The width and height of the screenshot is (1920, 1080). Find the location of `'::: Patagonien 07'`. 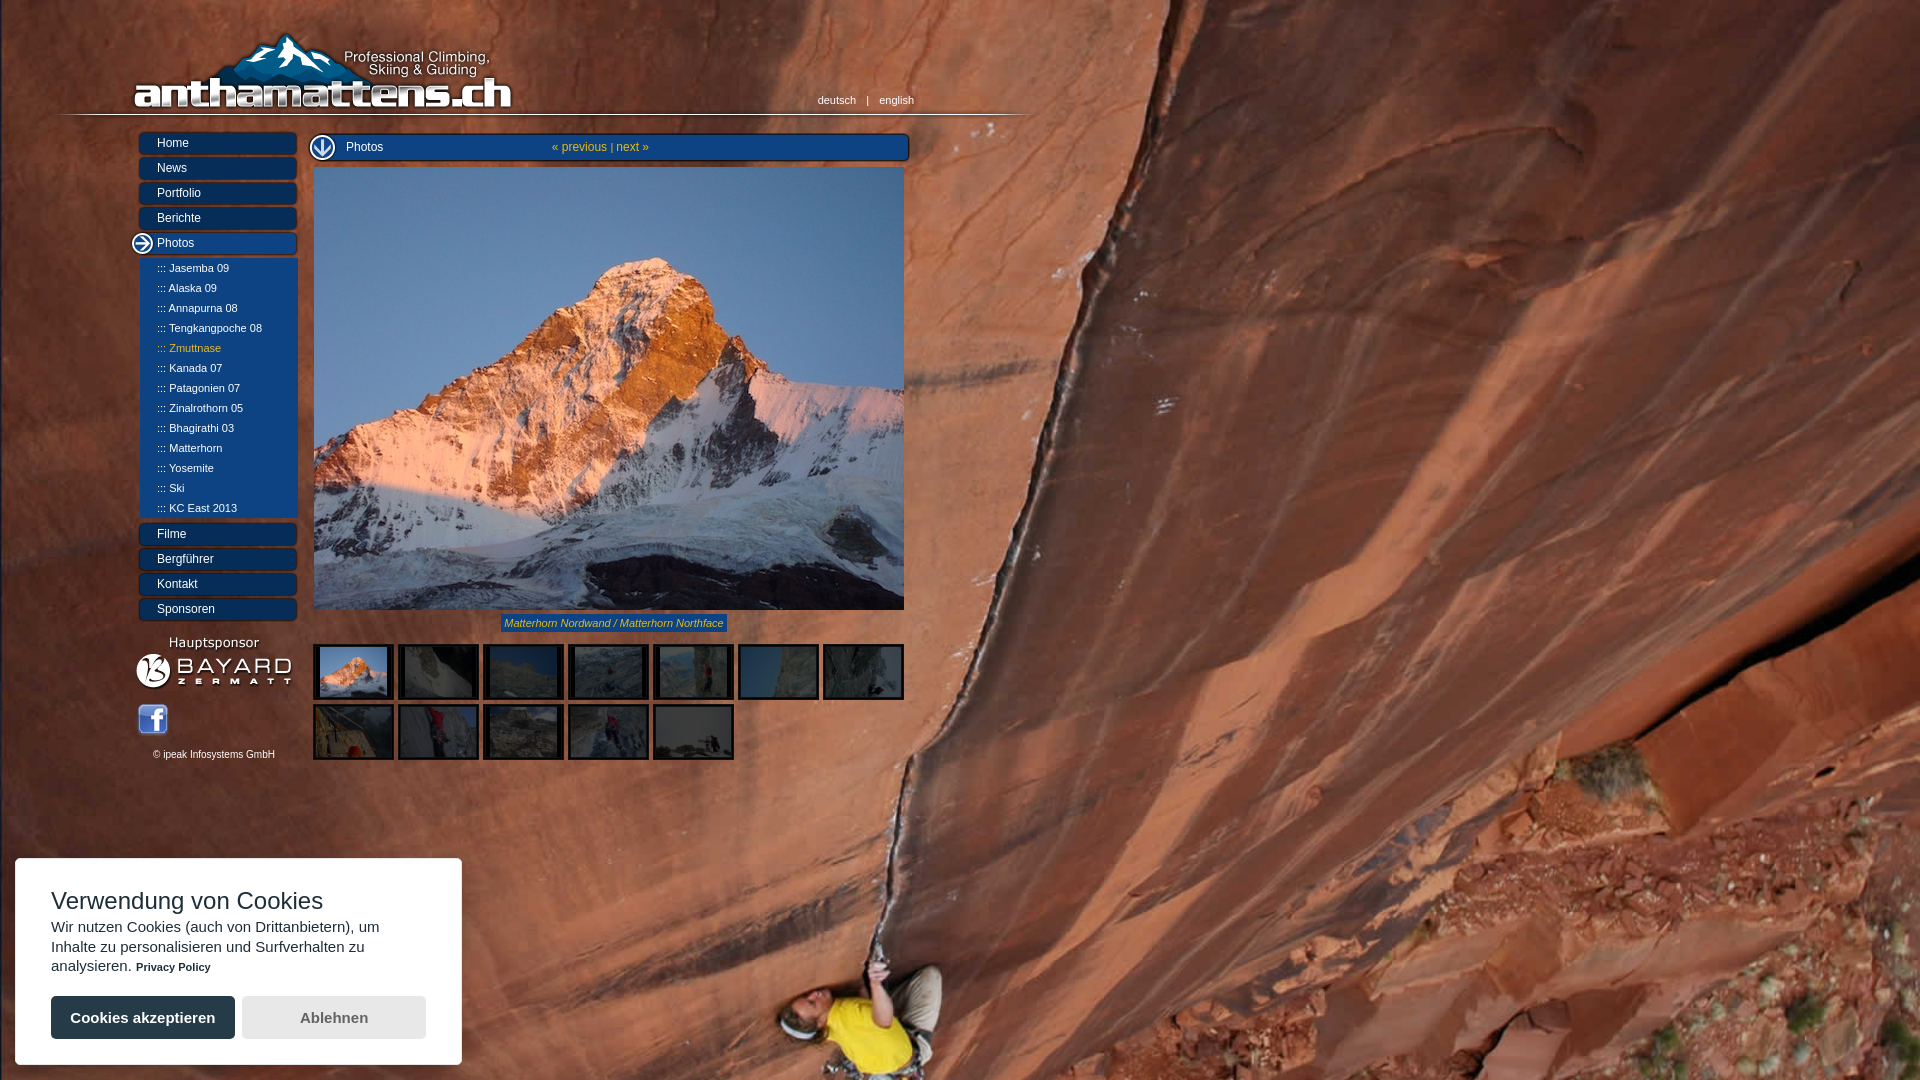

'::: Patagonien 07' is located at coordinates (185, 388).